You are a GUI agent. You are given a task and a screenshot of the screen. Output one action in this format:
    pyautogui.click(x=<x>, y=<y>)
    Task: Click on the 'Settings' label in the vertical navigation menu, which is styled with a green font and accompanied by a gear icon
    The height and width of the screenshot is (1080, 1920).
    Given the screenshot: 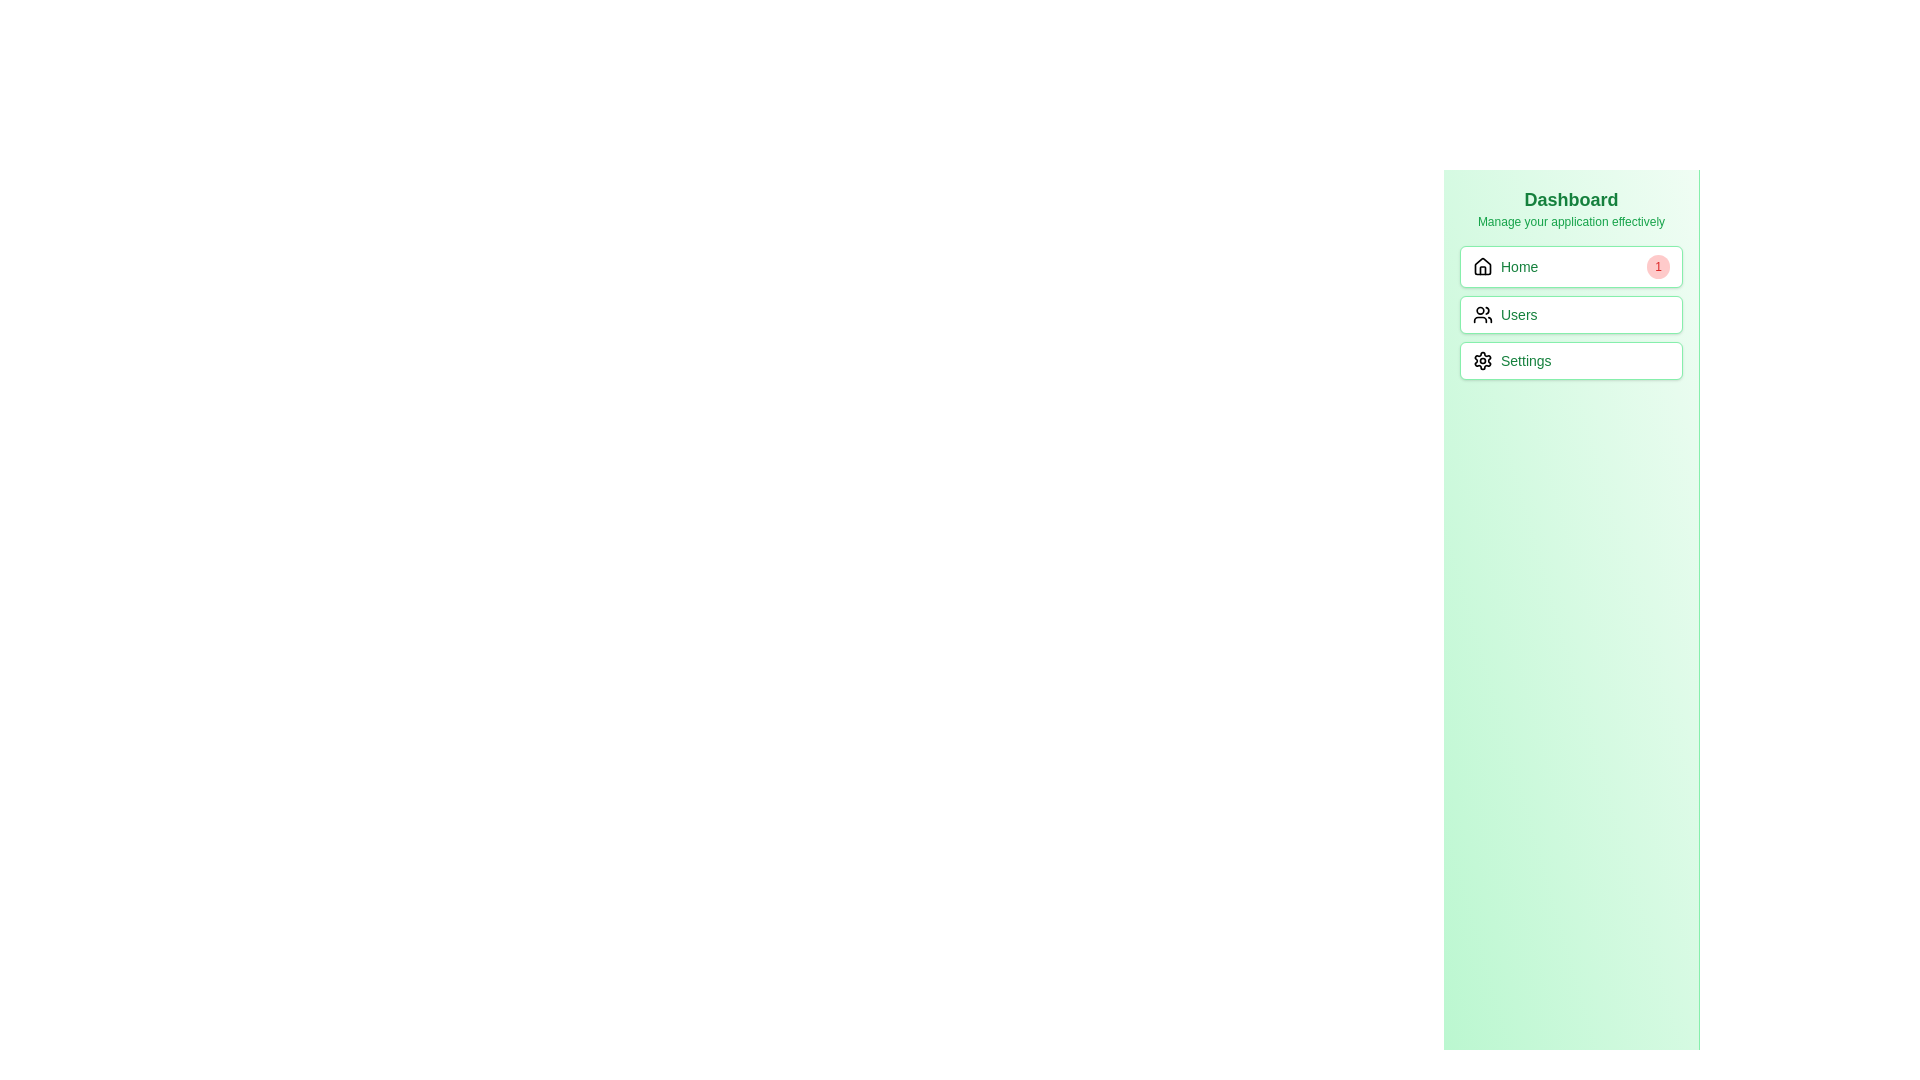 What is the action you would take?
    pyautogui.click(x=1525, y=361)
    